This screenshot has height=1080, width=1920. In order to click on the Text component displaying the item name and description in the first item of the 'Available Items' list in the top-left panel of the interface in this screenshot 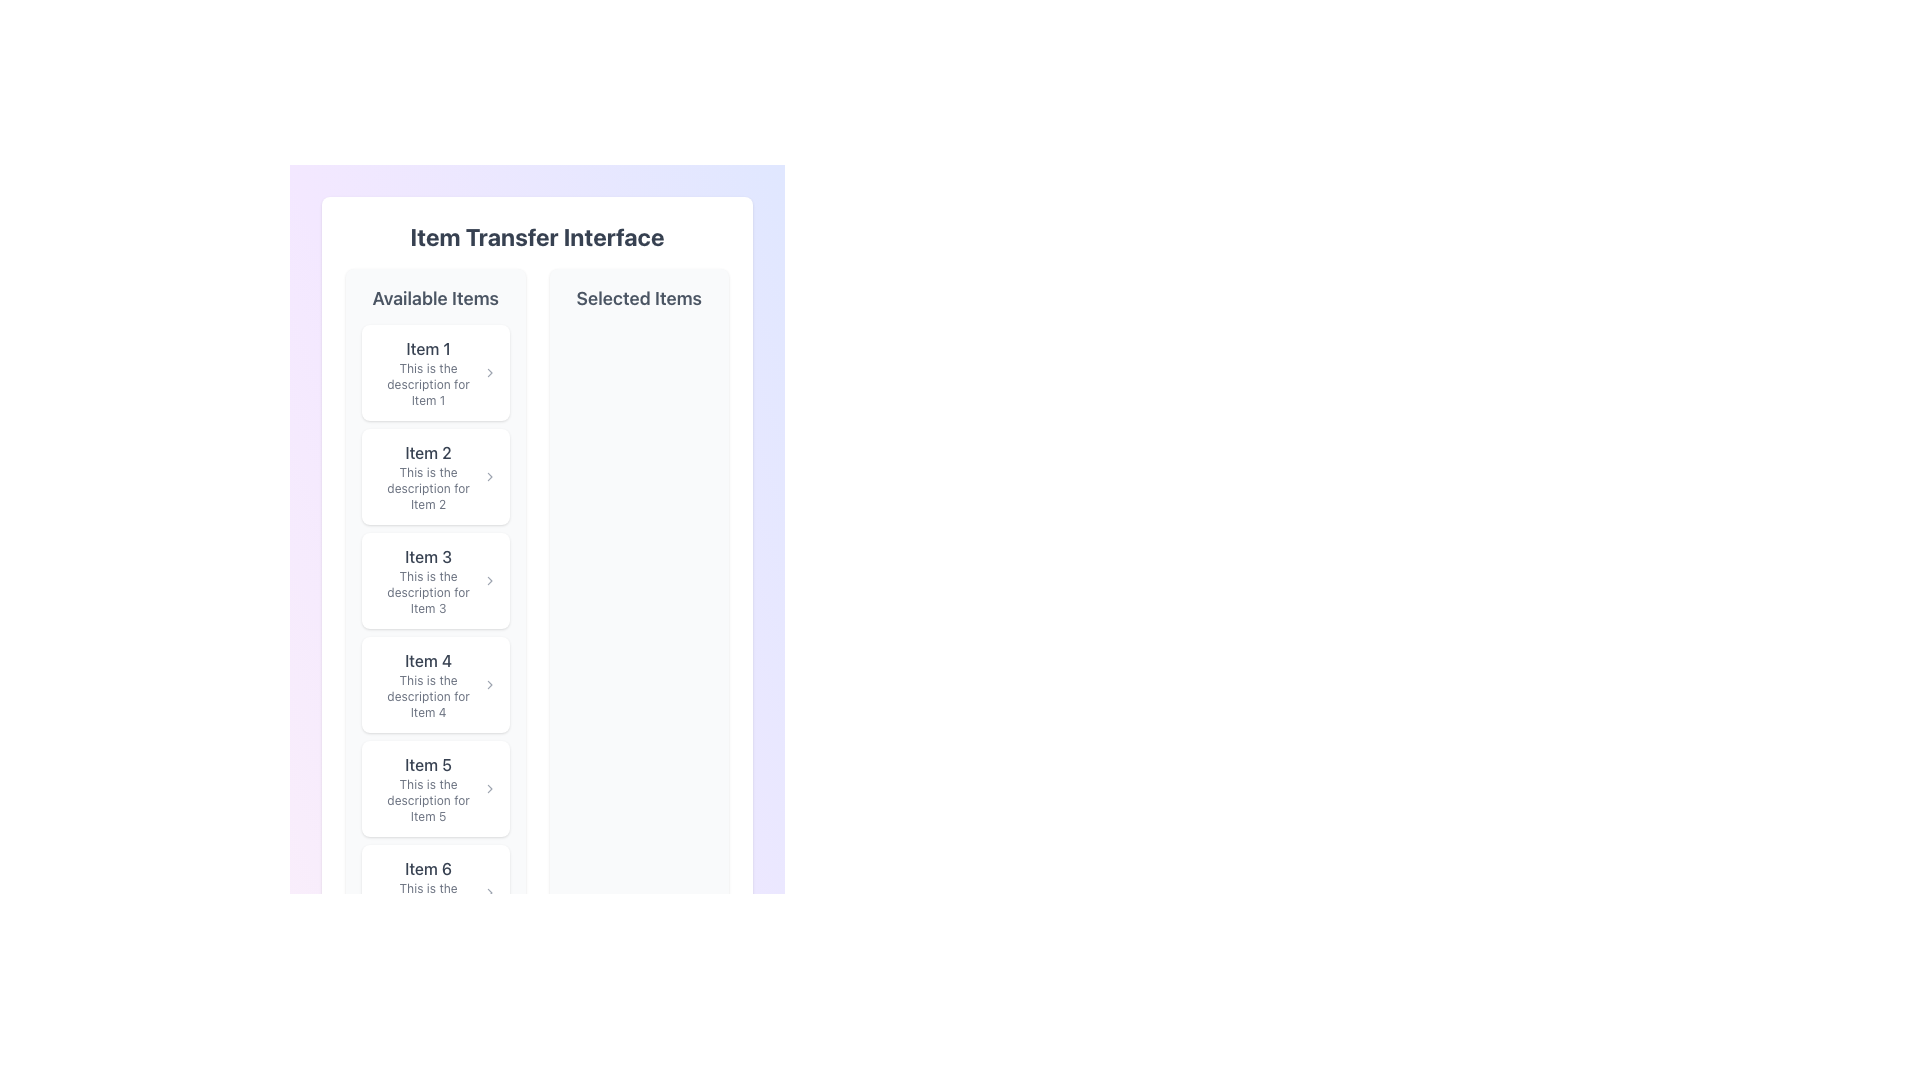, I will do `click(427, 373)`.